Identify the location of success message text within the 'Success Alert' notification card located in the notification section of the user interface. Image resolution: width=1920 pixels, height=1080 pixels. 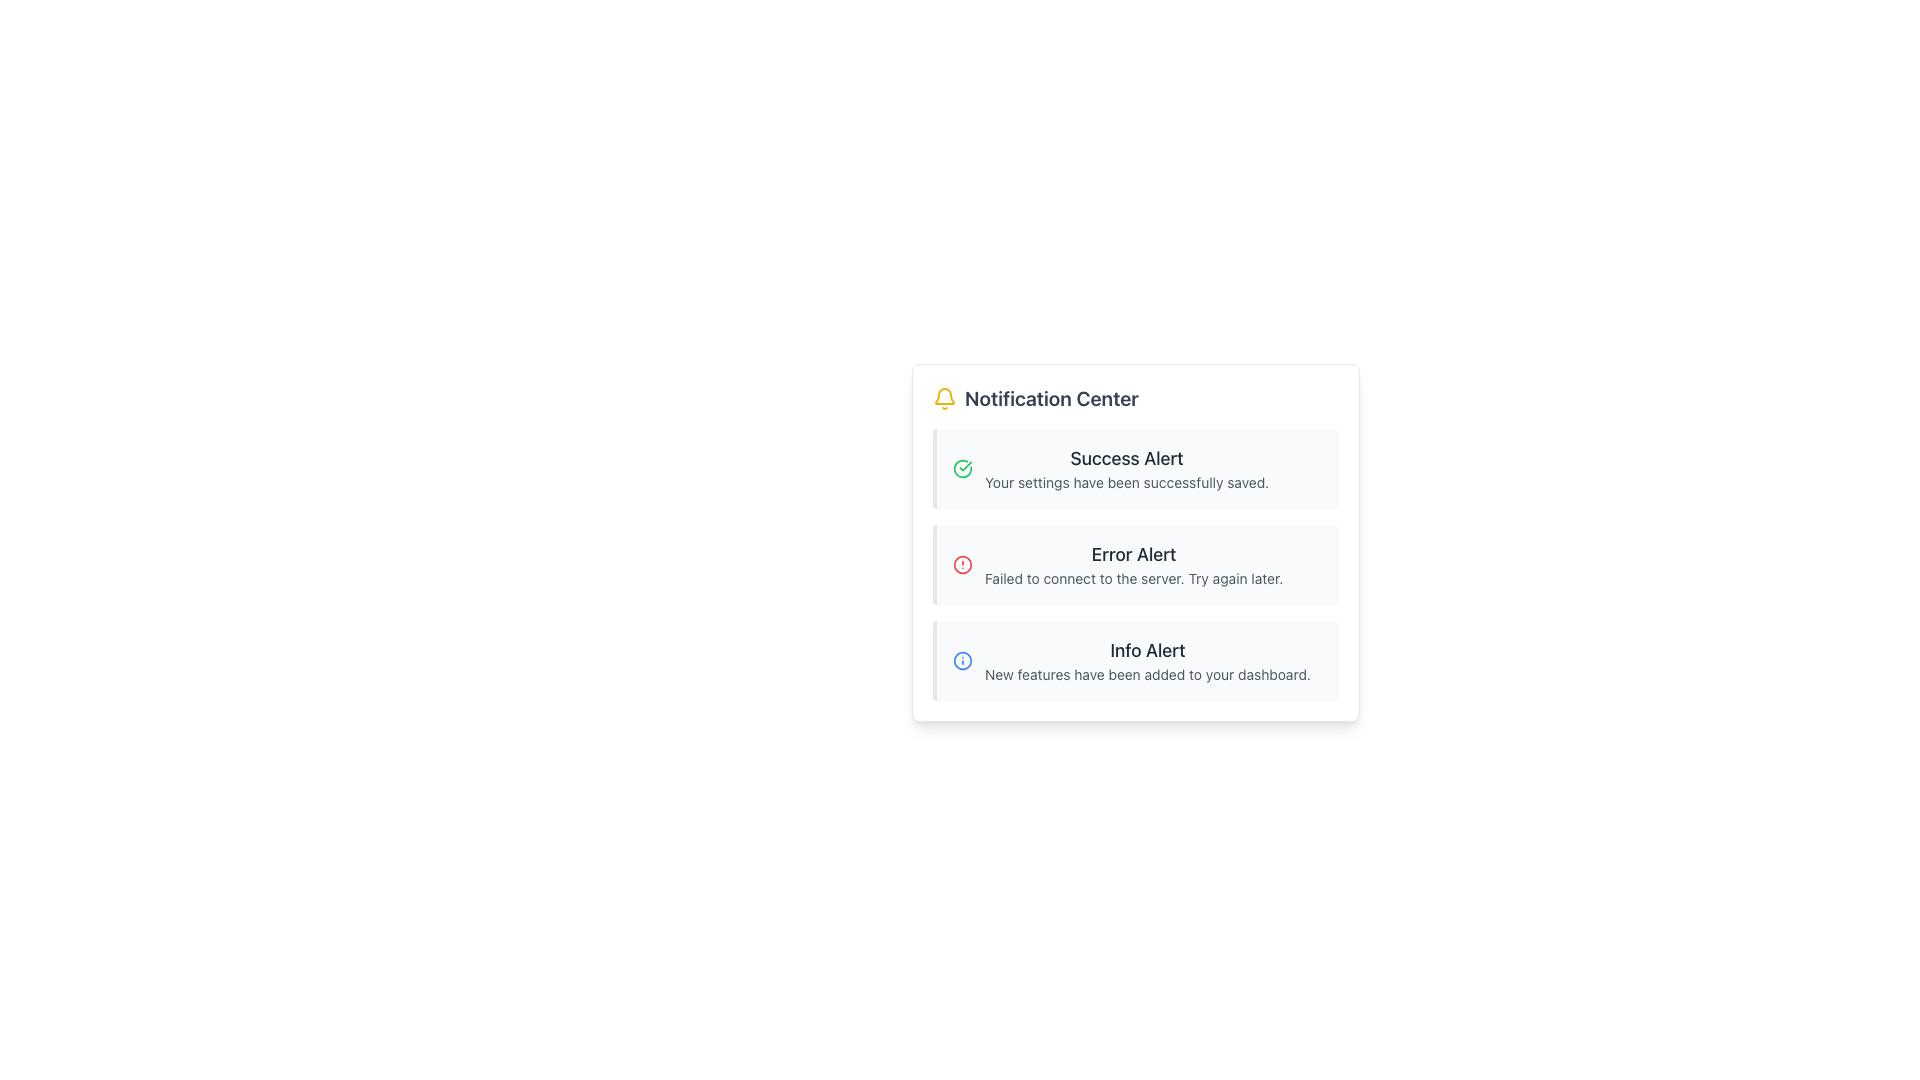
(1127, 482).